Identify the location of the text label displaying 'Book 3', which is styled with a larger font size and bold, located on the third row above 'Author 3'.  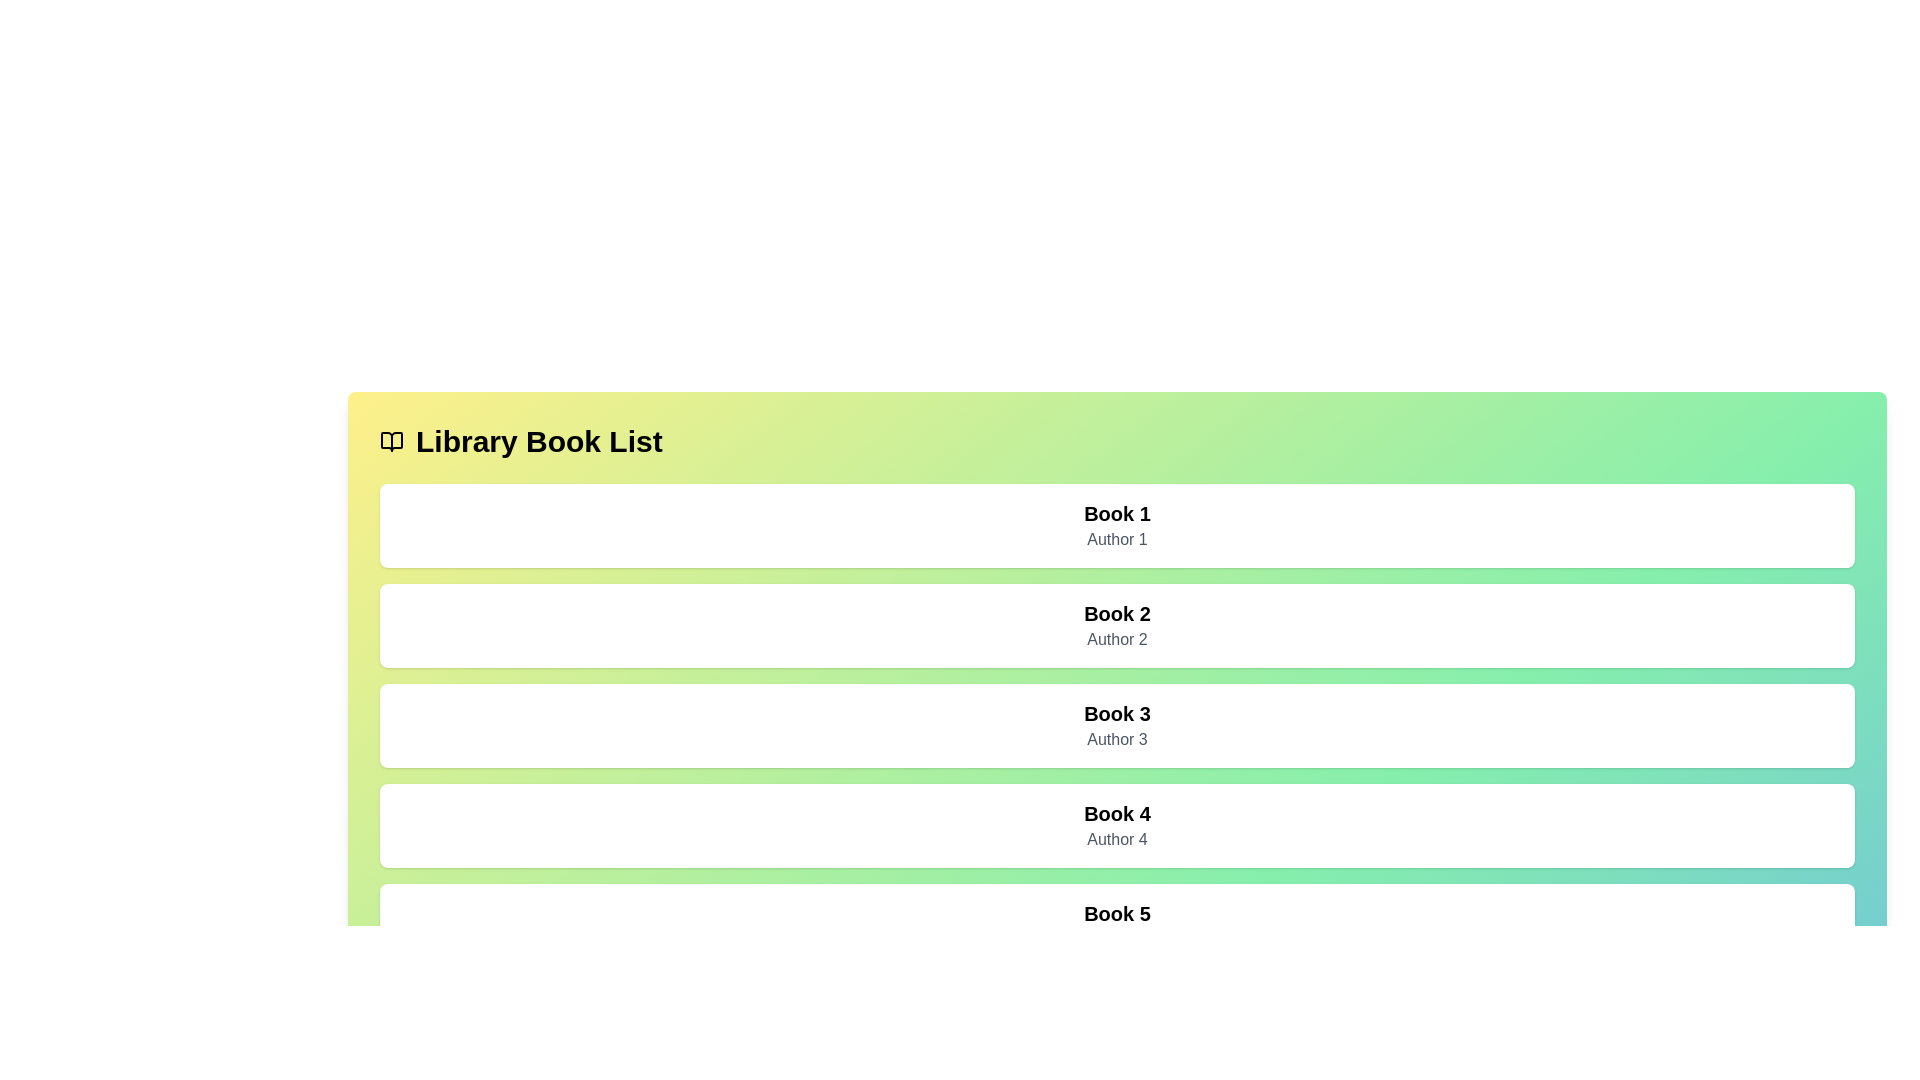
(1116, 712).